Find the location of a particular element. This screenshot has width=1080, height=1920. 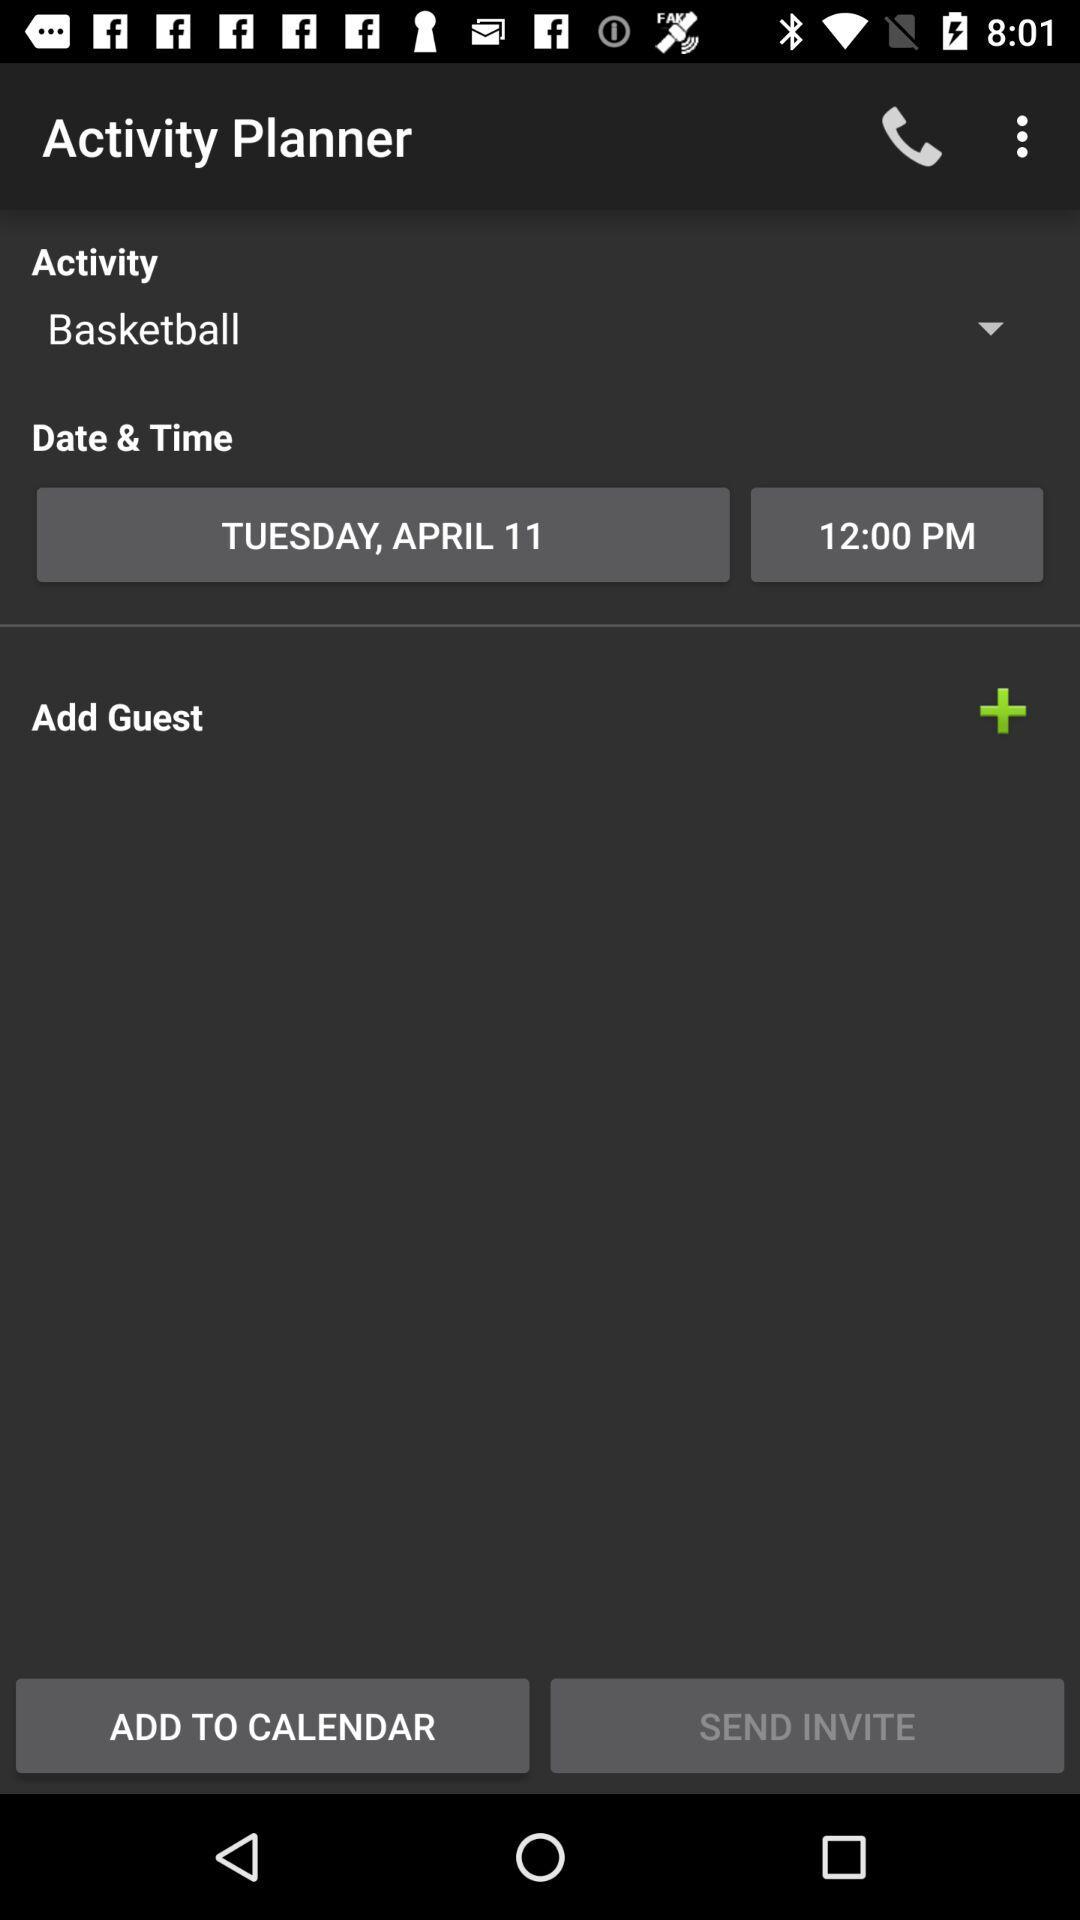

the icon to the left of the 12:00 pm is located at coordinates (383, 534).